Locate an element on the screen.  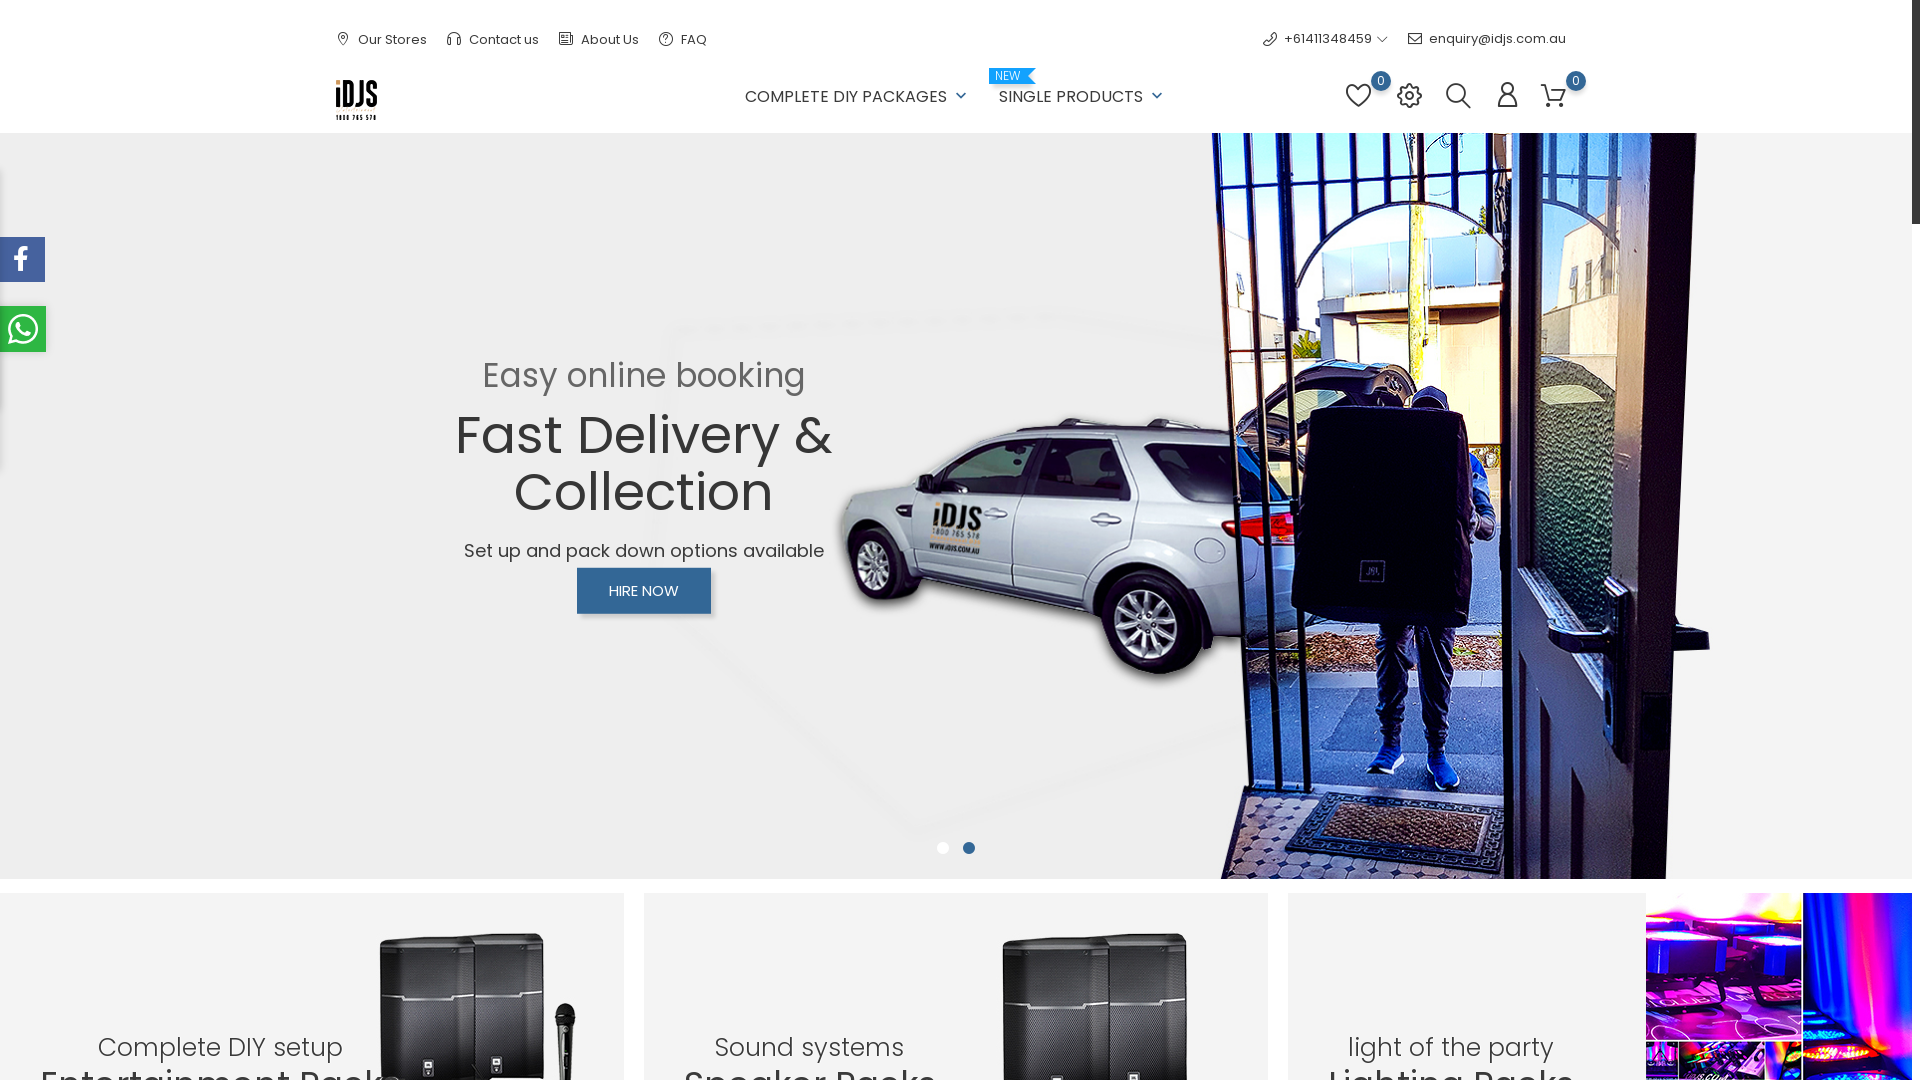
'1' is located at coordinates (941, 848).